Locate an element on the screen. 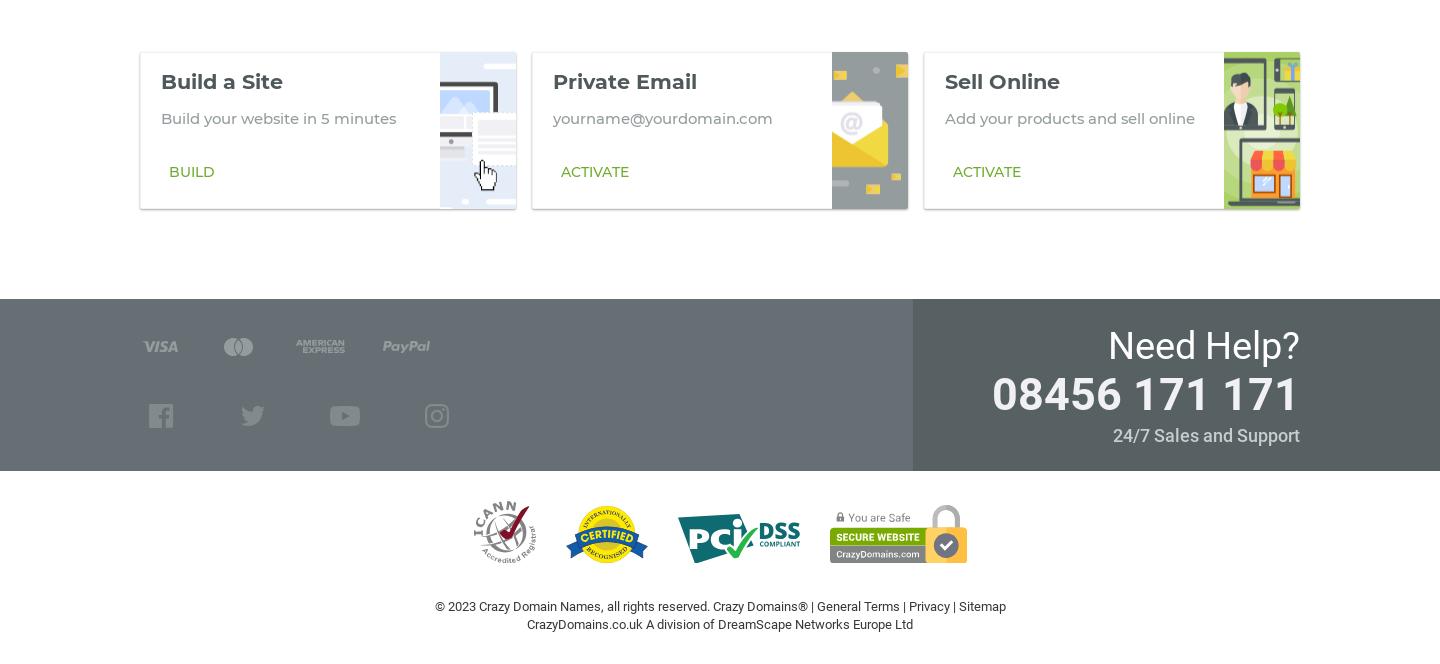  '© 2023 Crazy Domain Names, all rights reserved.' is located at coordinates (571, 606).